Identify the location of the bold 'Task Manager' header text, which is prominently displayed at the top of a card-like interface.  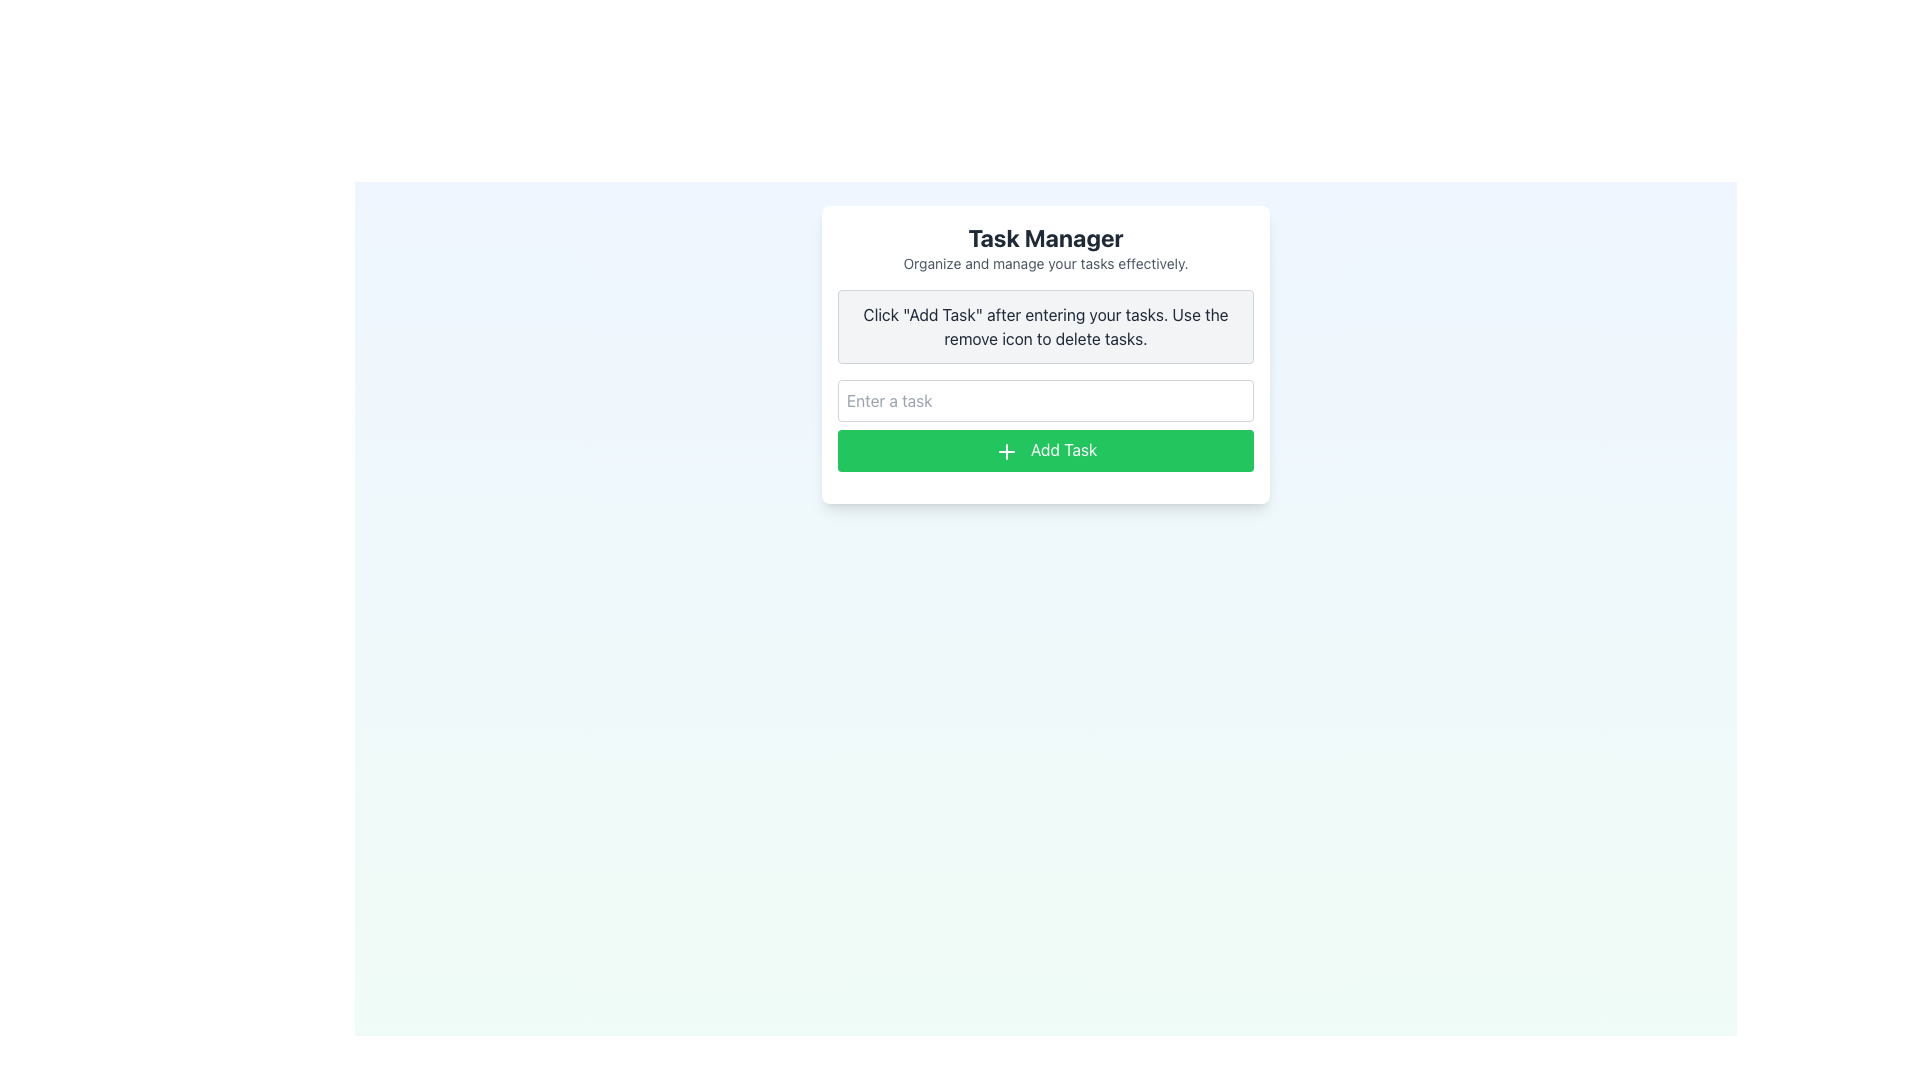
(1045, 237).